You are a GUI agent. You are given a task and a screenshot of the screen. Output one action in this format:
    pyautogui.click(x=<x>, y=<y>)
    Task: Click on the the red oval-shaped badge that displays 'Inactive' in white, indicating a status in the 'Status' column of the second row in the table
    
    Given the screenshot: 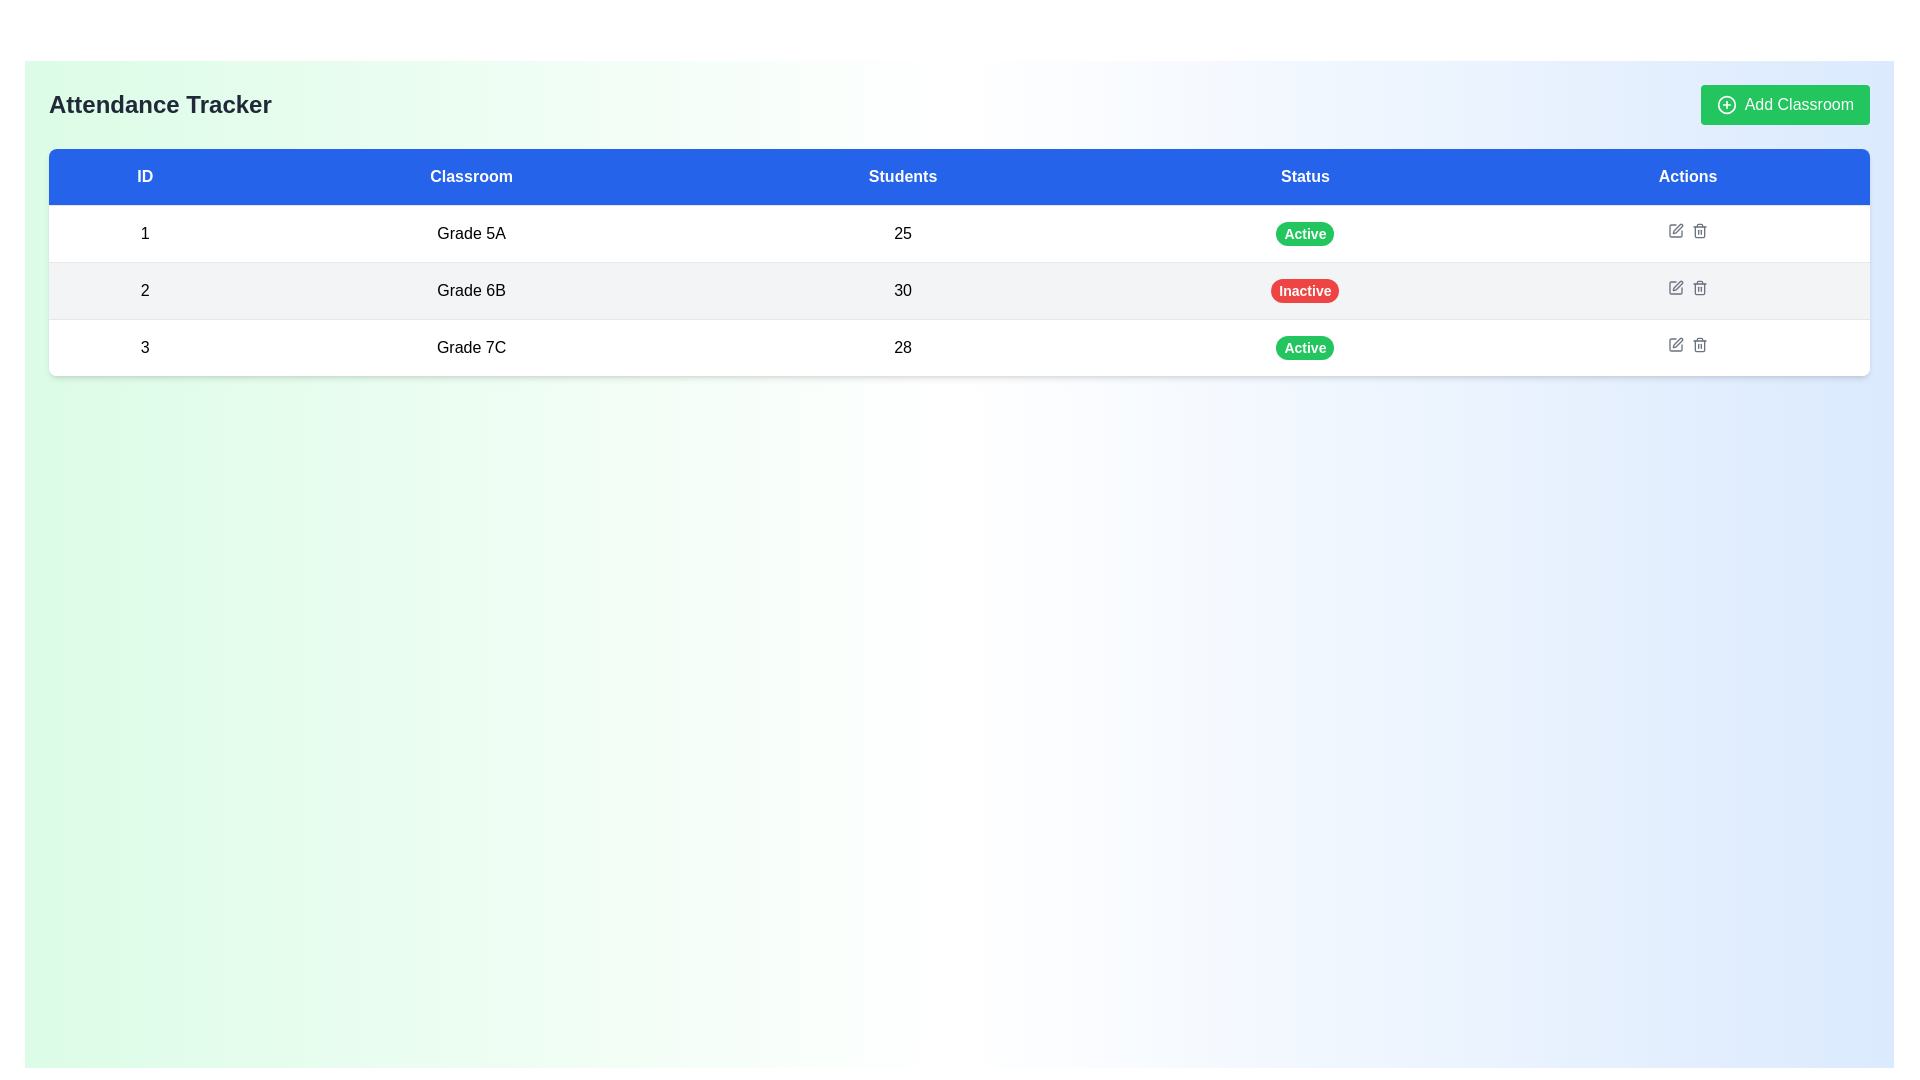 What is the action you would take?
    pyautogui.click(x=1305, y=290)
    